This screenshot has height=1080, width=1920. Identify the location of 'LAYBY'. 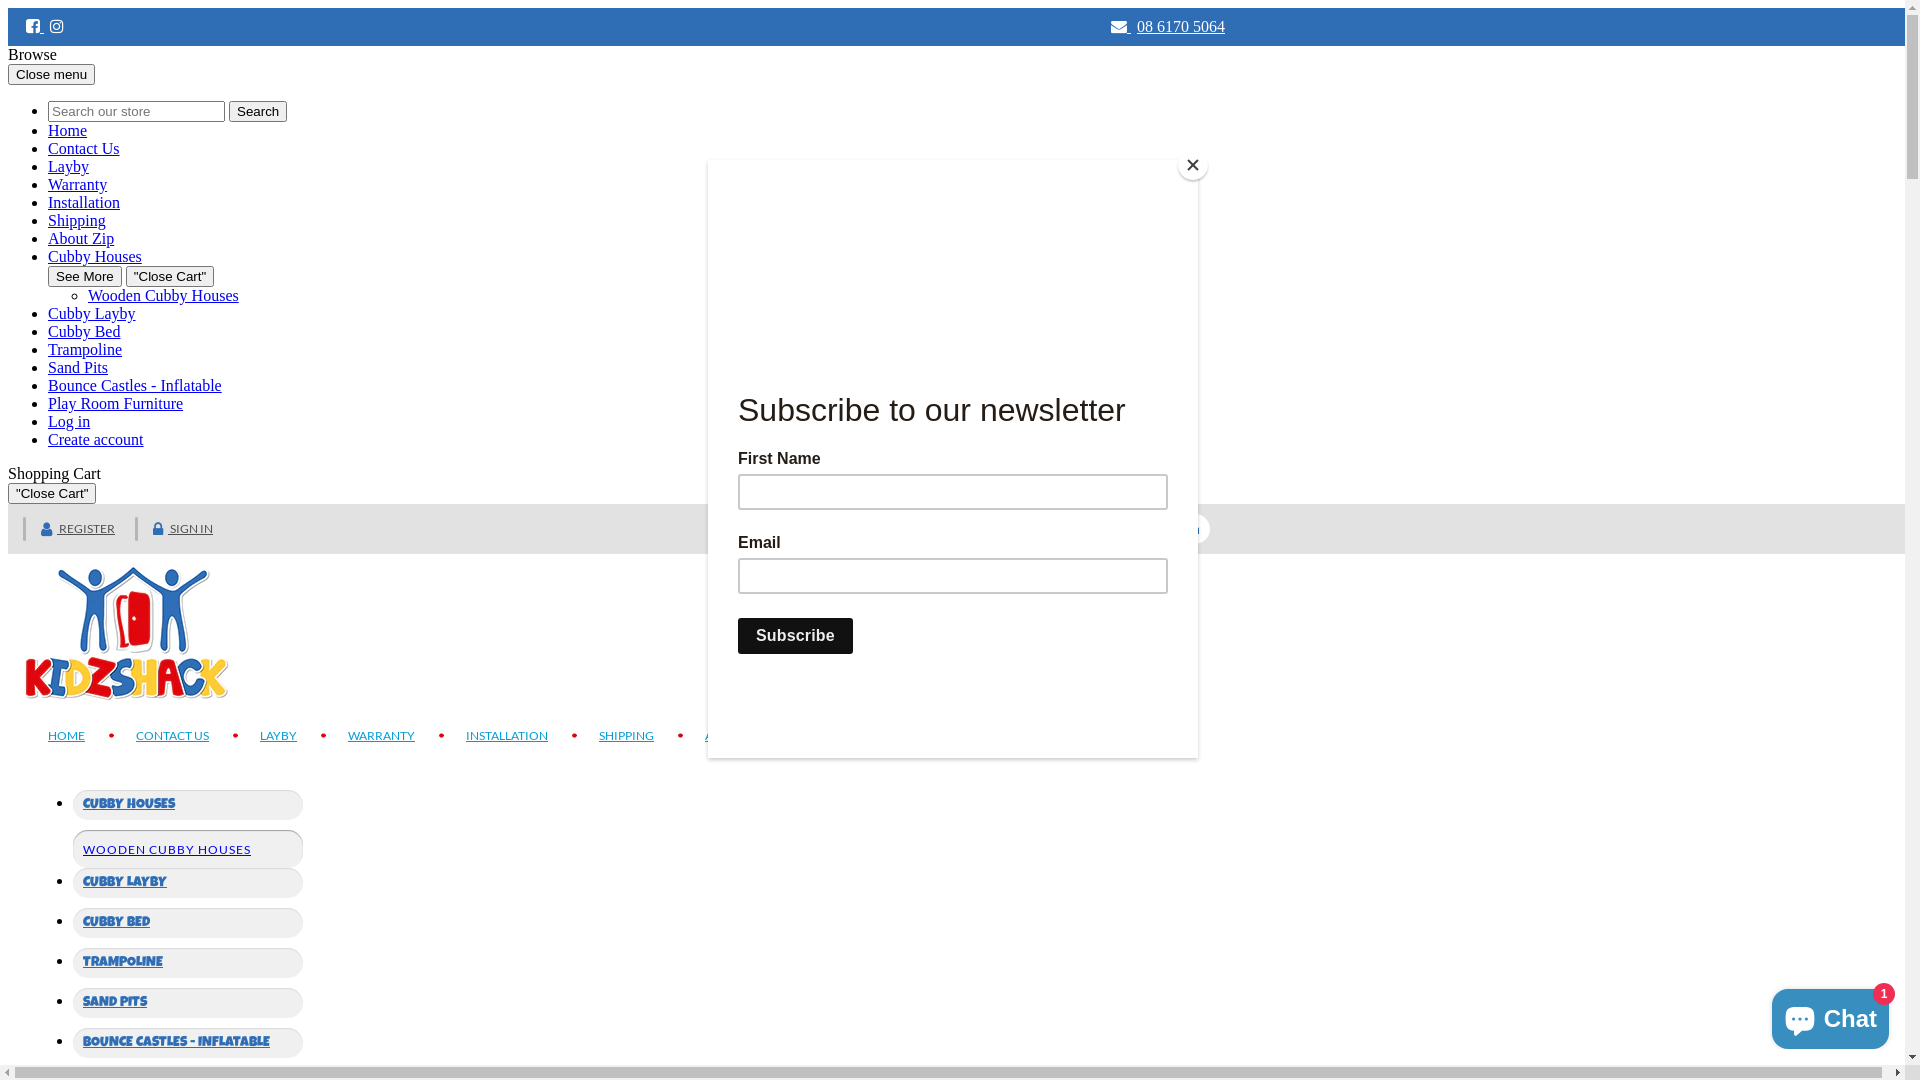
(277, 735).